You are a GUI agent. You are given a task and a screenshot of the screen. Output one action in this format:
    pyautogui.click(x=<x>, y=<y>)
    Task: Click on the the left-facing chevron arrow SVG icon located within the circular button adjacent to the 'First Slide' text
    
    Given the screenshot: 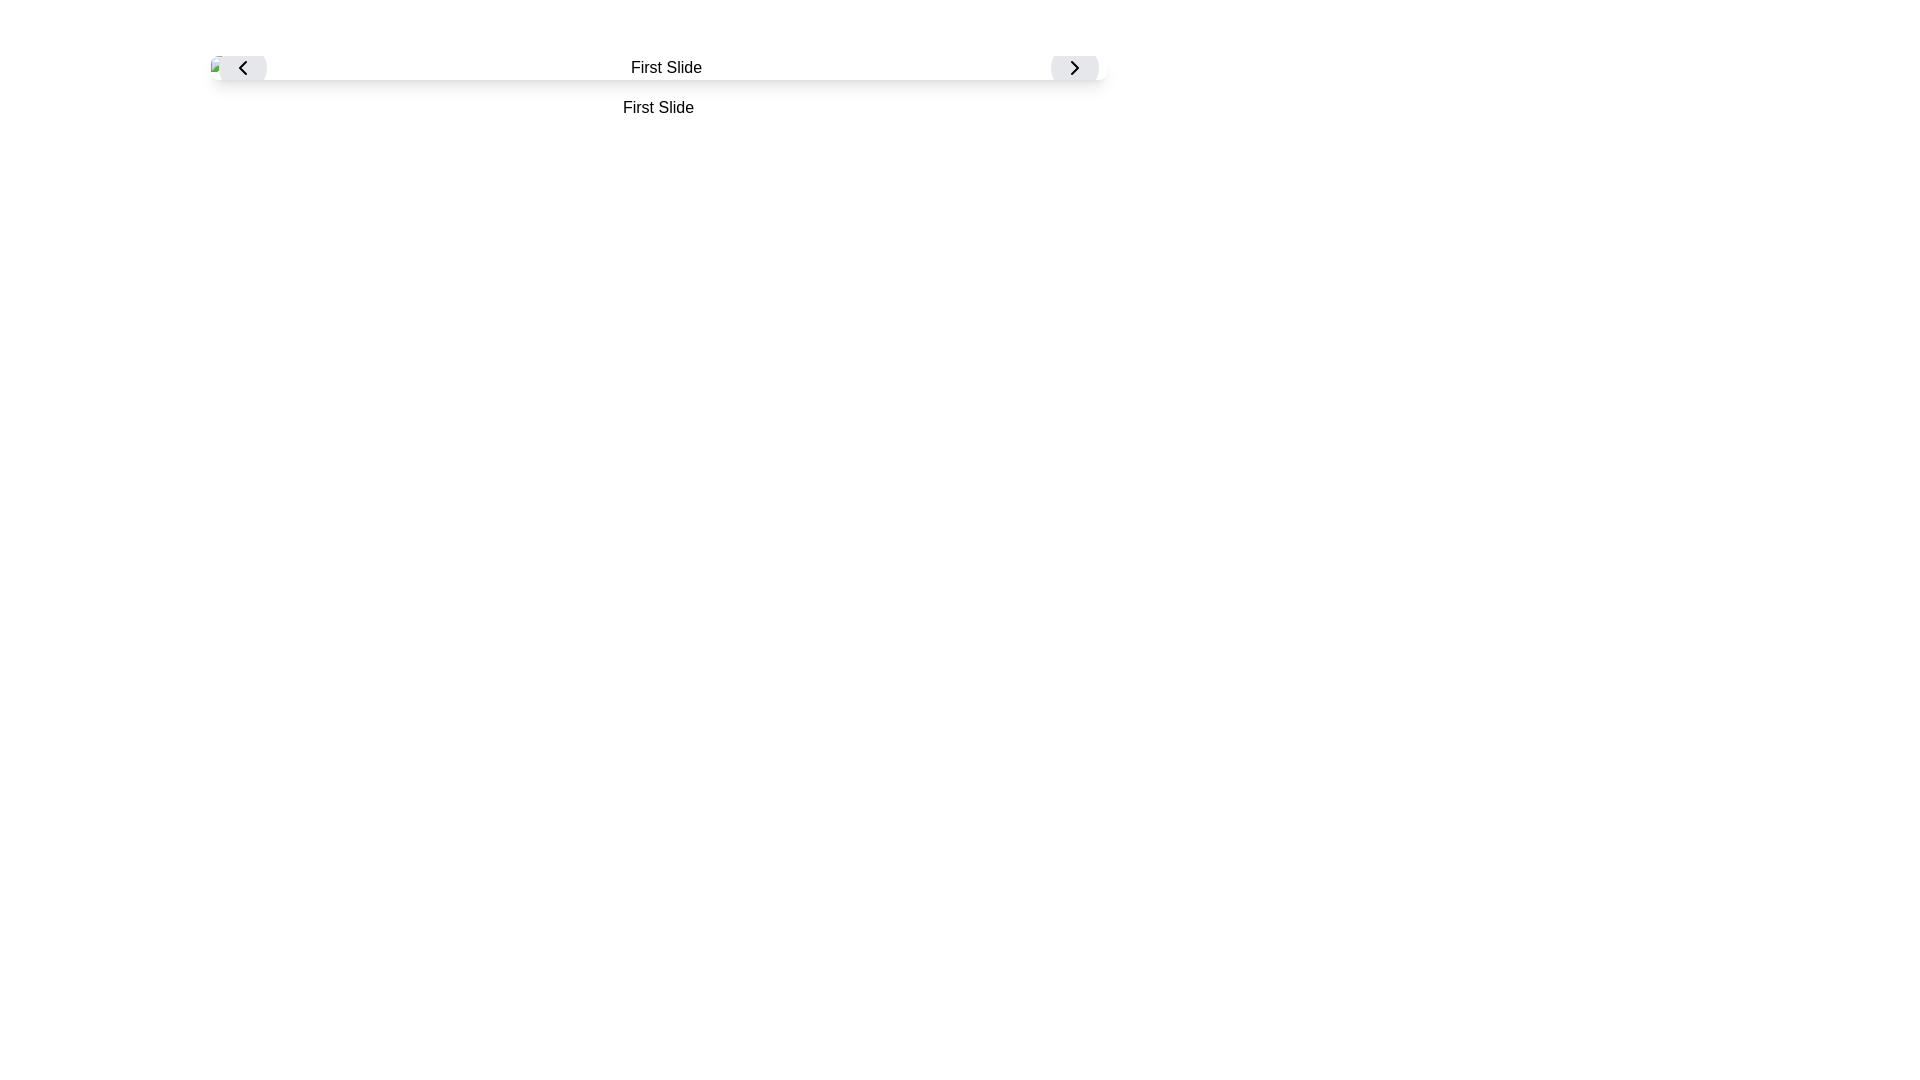 What is the action you would take?
    pyautogui.click(x=241, y=67)
    